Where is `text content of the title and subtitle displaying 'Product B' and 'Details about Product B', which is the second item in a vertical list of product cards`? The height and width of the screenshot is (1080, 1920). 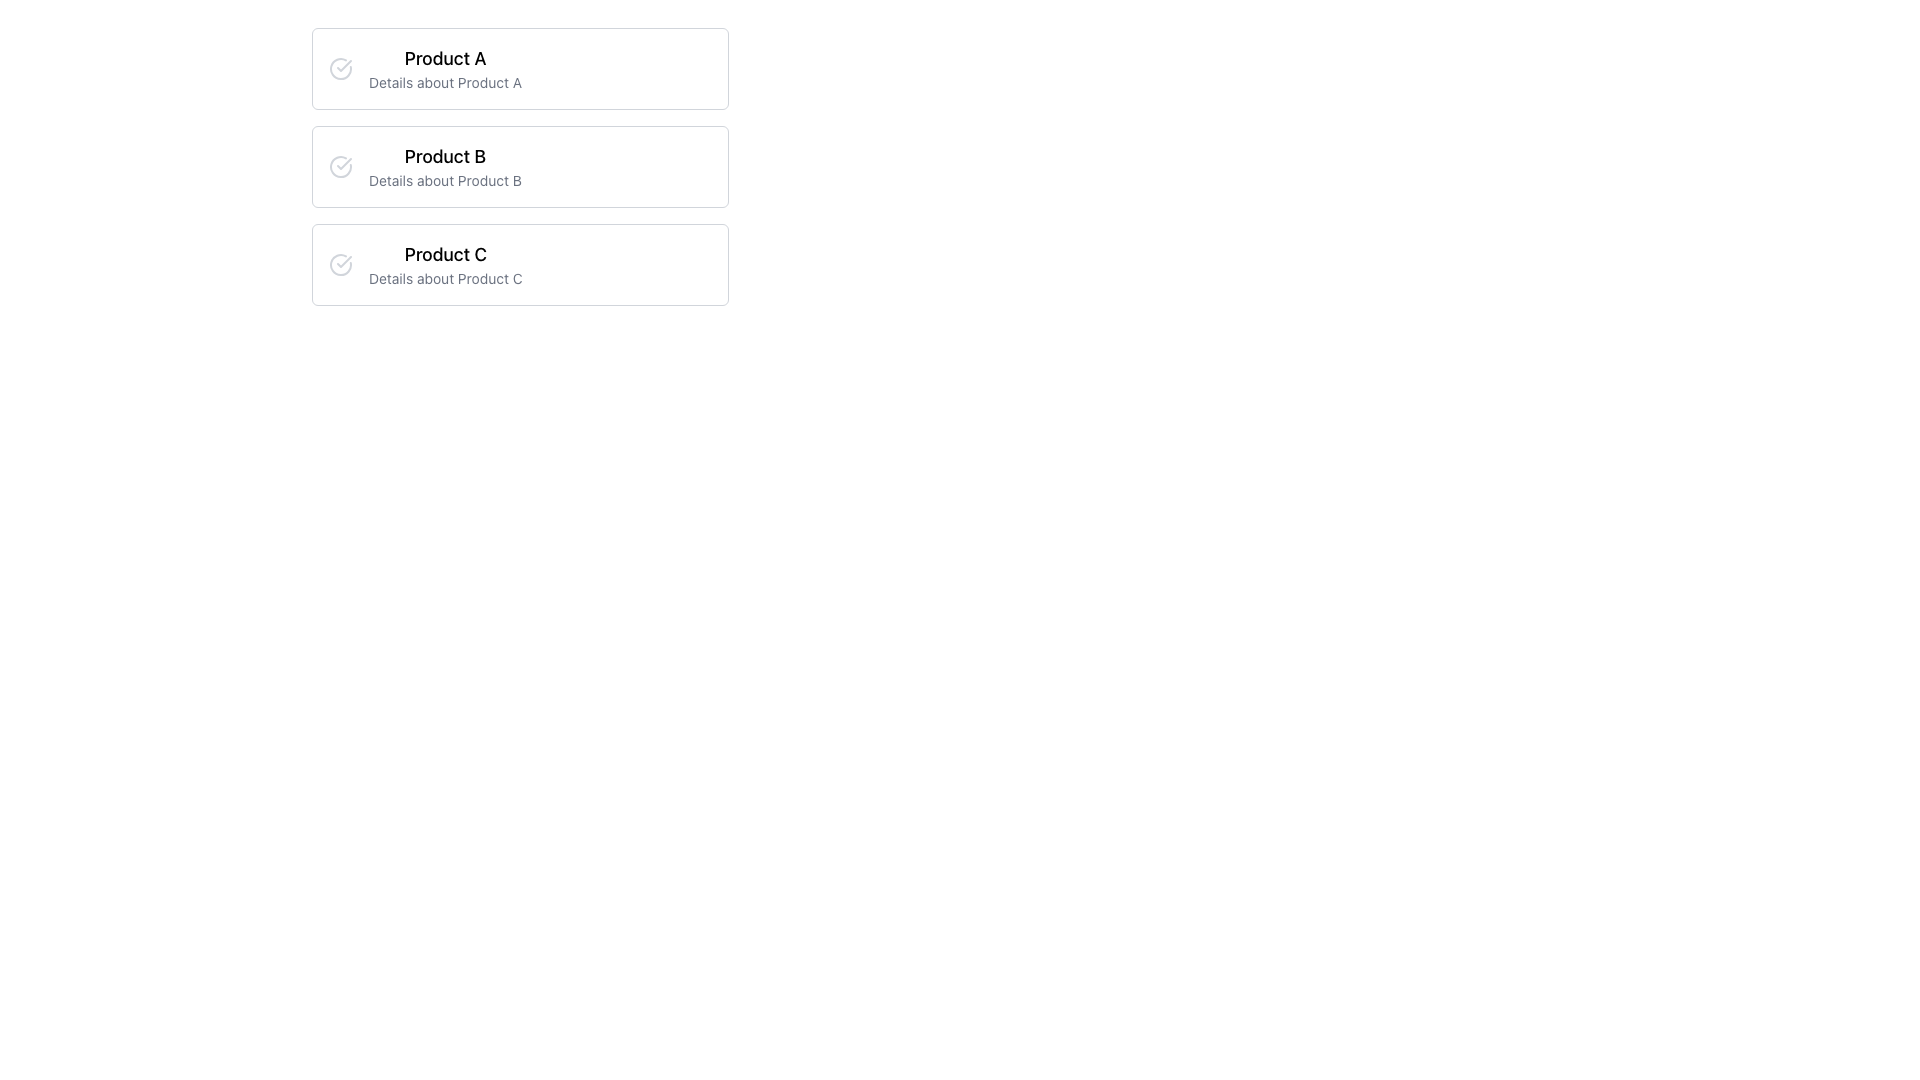 text content of the title and subtitle displaying 'Product B' and 'Details about Product B', which is the second item in a vertical list of product cards is located at coordinates (444, 165).